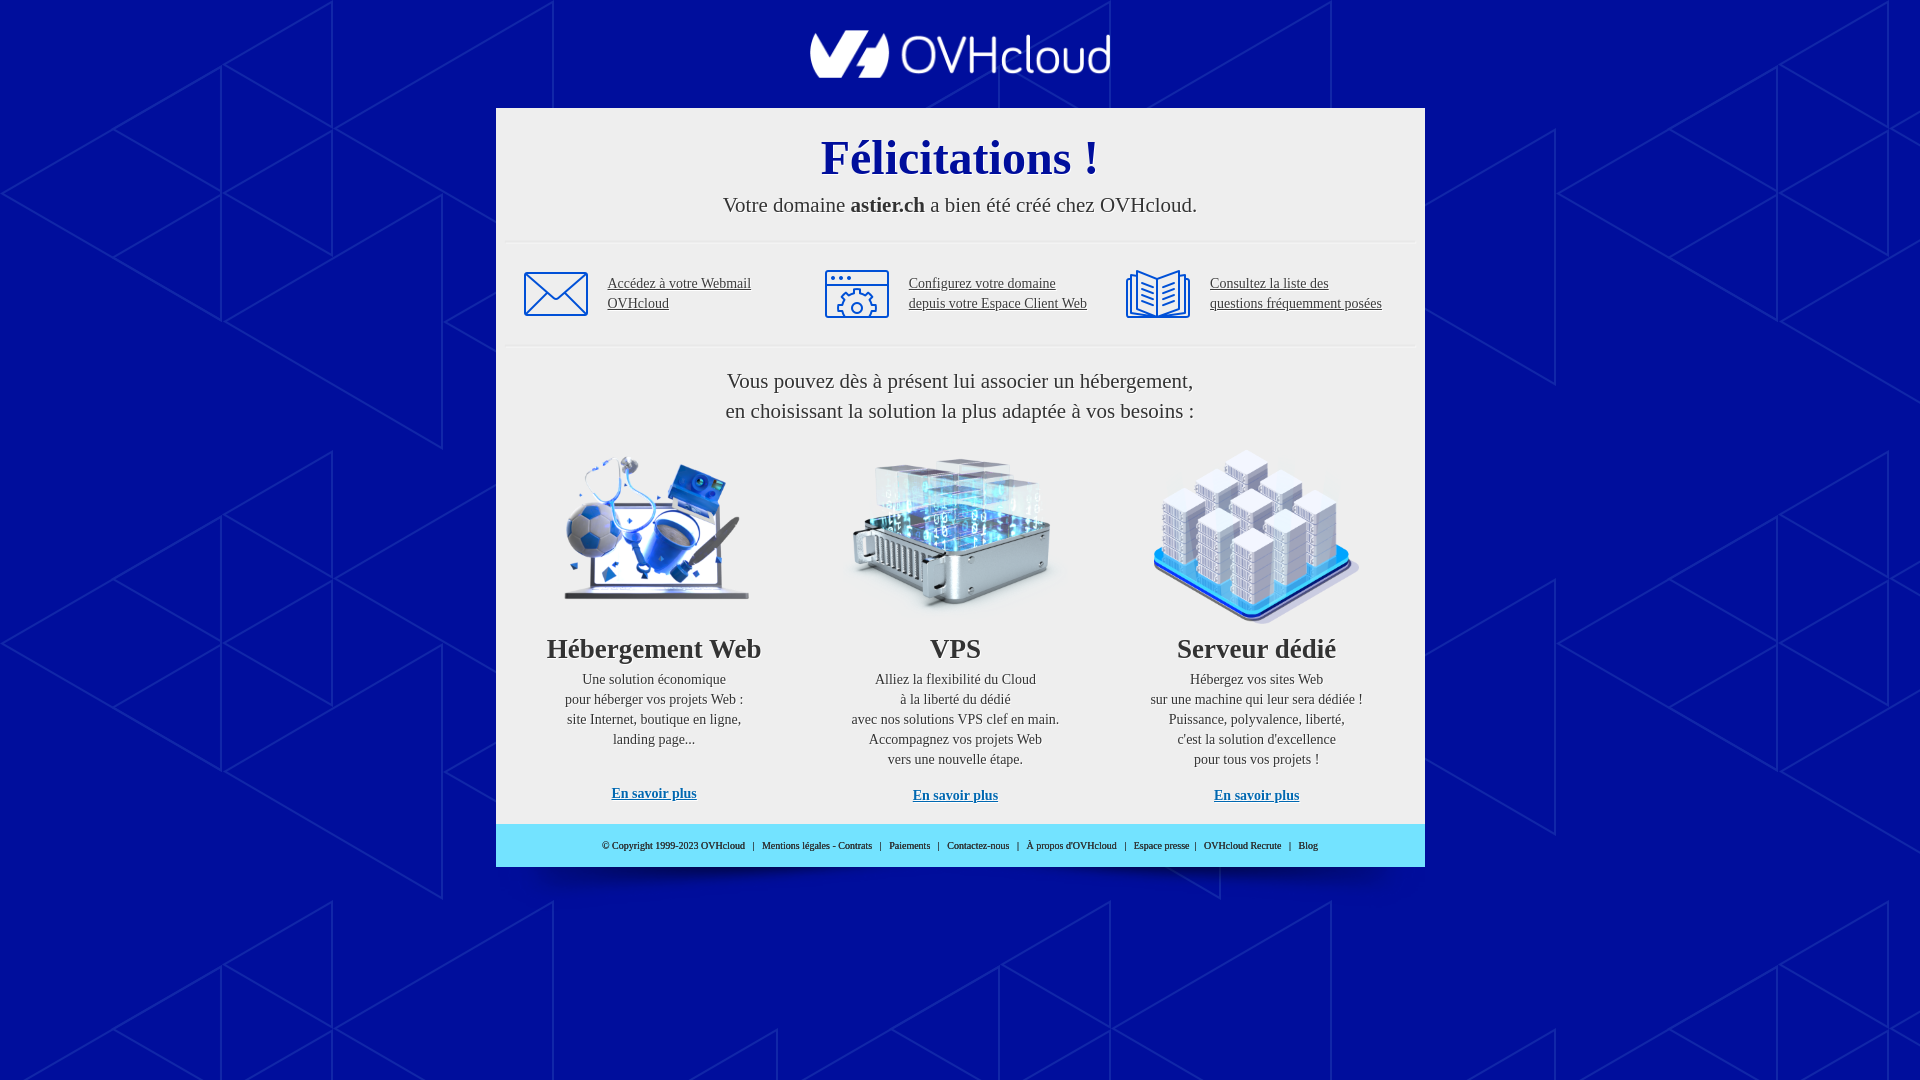 This screenshot has height=1080, width=1920. What do you see at coordinates (998, 293) in the screenshot?
I see `'Configurez votre domaine` at bounding box center [998, 293].